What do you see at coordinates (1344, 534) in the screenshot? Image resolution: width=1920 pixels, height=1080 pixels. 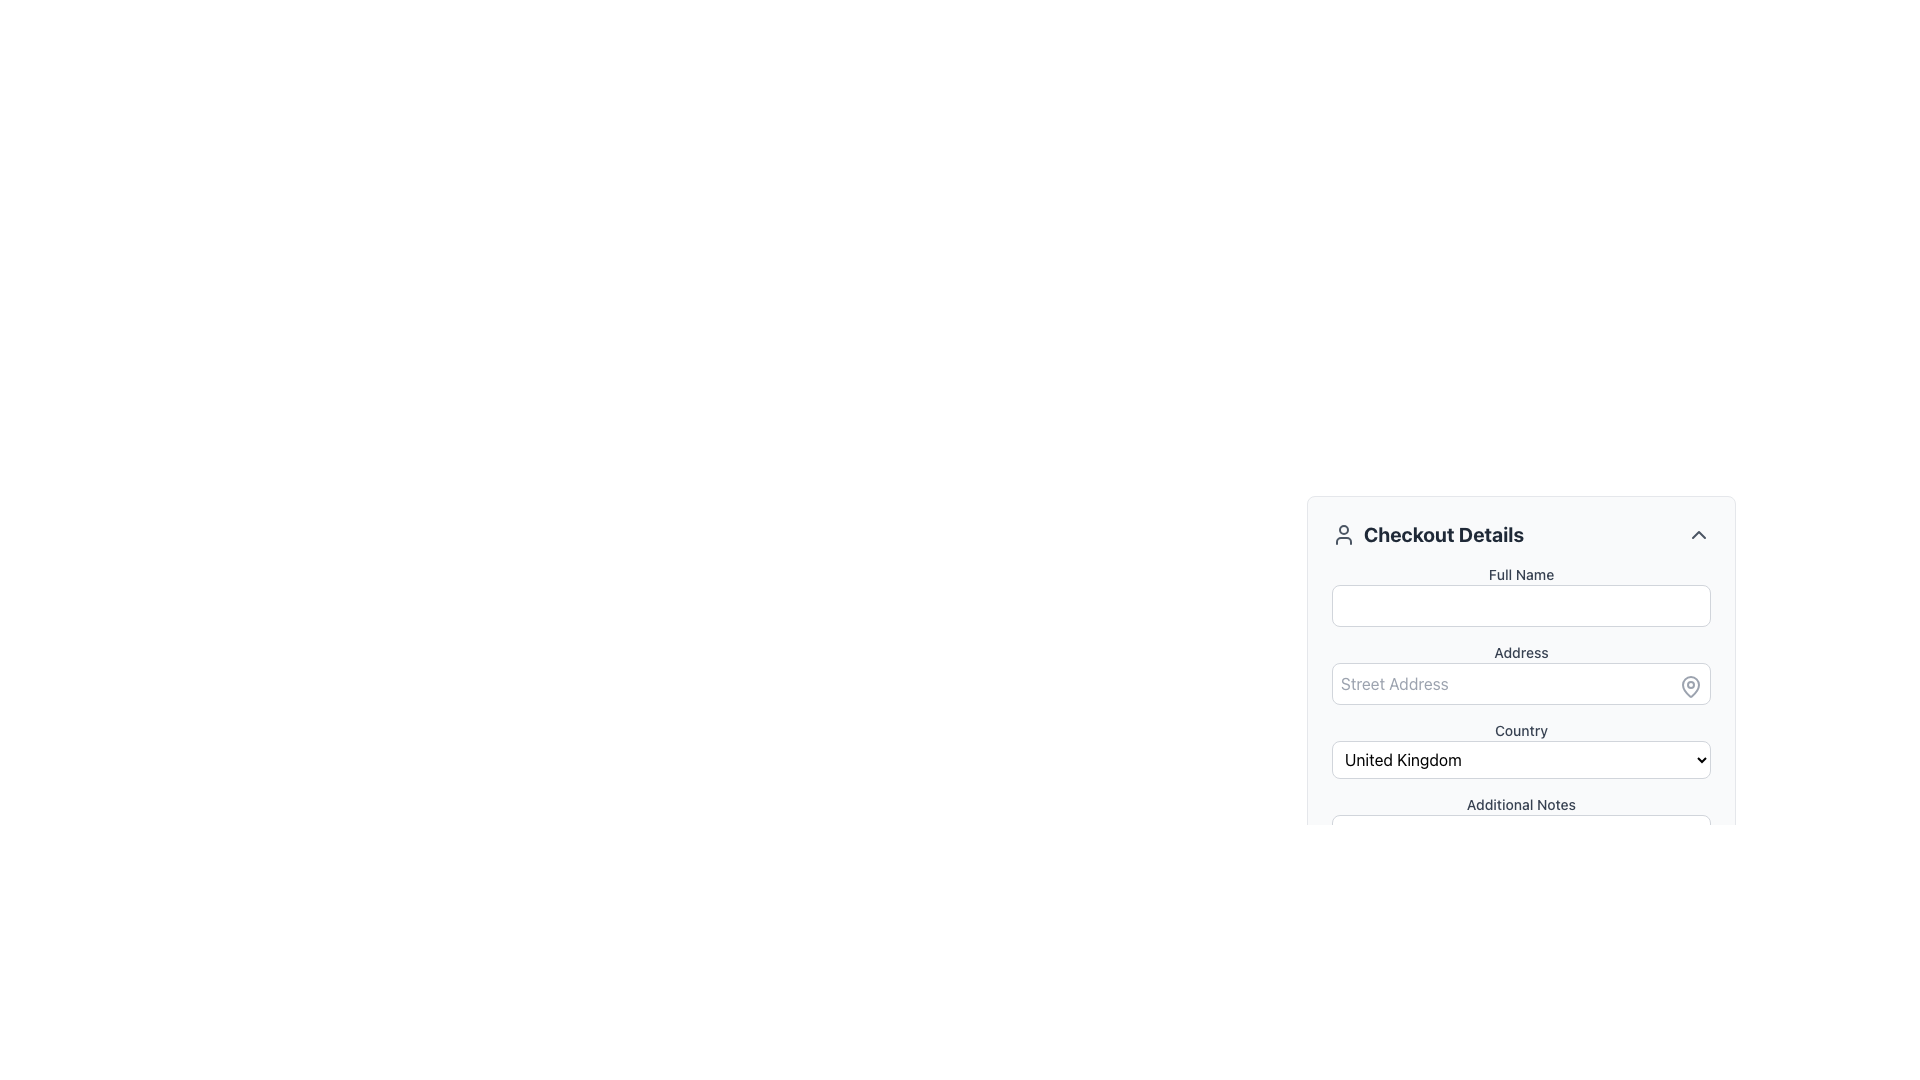 I see `the user profile icon located to the left of the 'Checkout Details' text at the top of the details form section` at bounding box center [1344, 534].